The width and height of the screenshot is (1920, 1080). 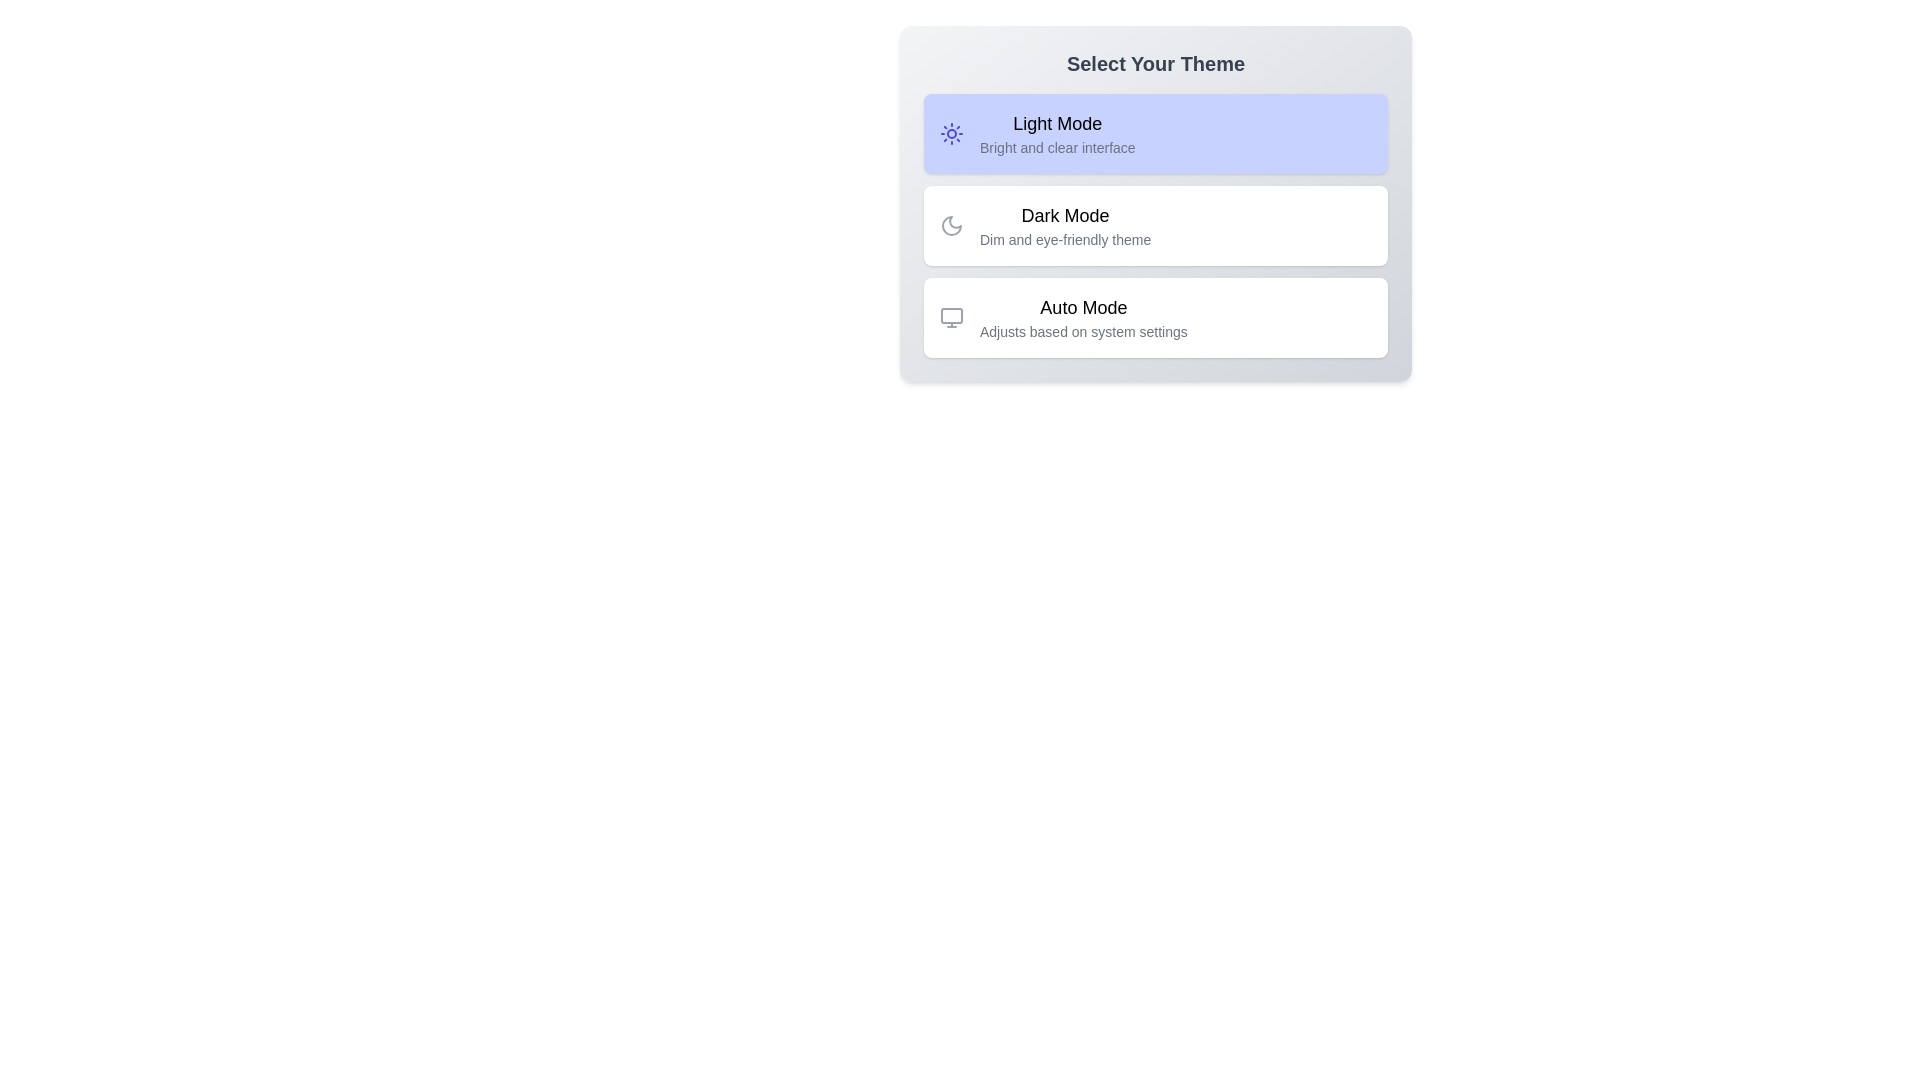 What do you see at coordinates (1156, 225) in the screenshot?
I see `the theme card corresponding to Dark Mode` at bounding box center [1156, 225].